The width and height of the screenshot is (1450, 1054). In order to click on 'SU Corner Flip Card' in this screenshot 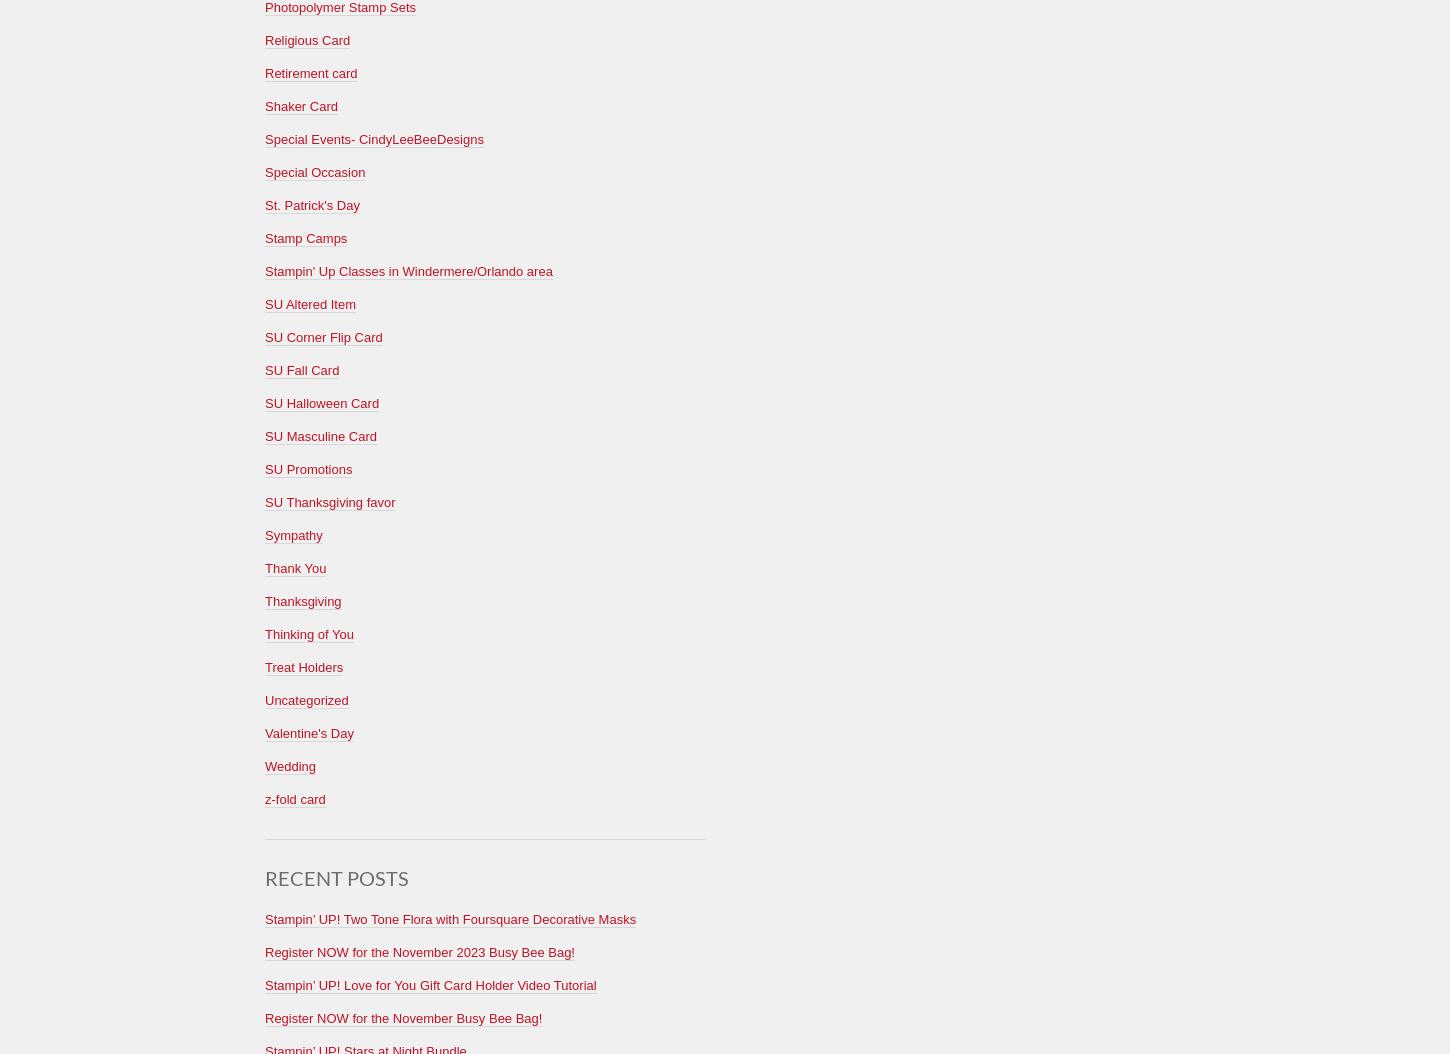, I will do `click(323, 336)`.